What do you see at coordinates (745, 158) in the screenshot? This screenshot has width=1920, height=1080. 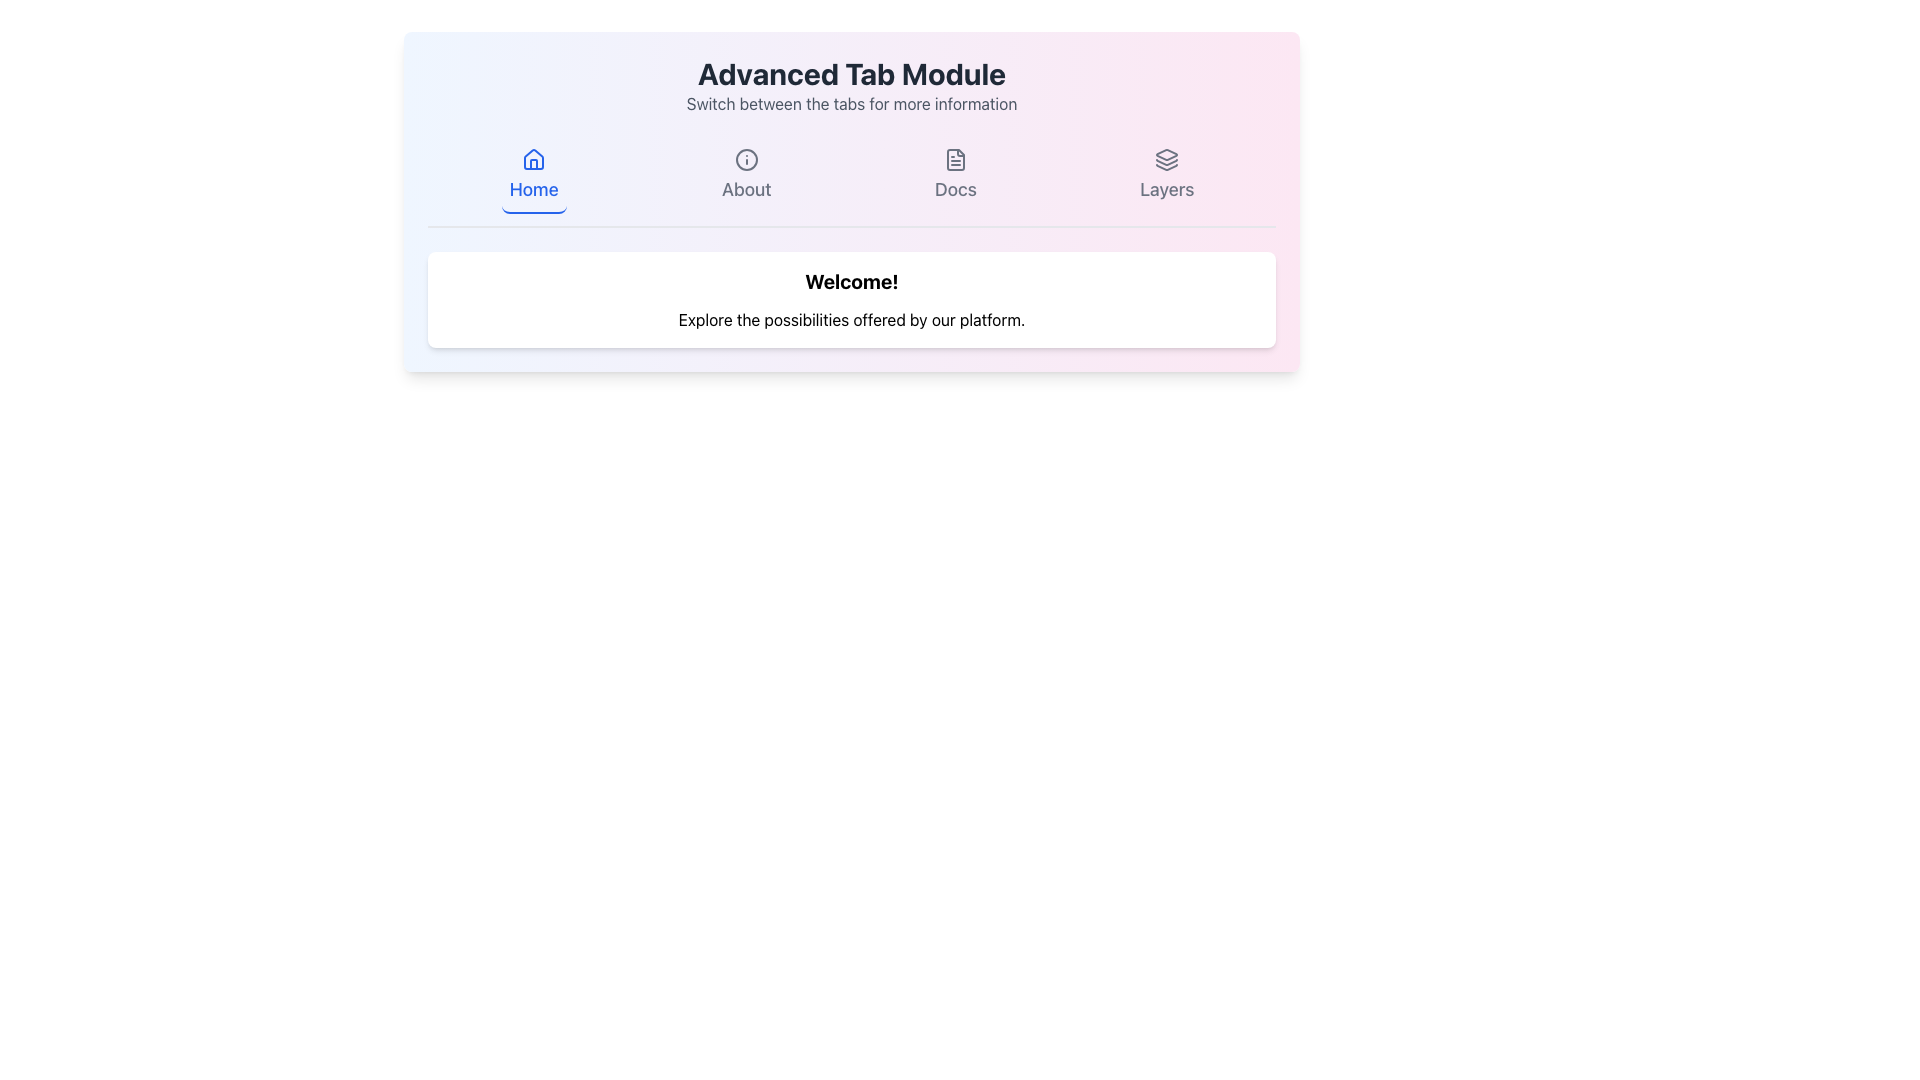 I see `the circular icon component located in the 'About' tab of the header section, which has a minimal styling and is centrally positioned within the icon` at bounding box center [745, 158].